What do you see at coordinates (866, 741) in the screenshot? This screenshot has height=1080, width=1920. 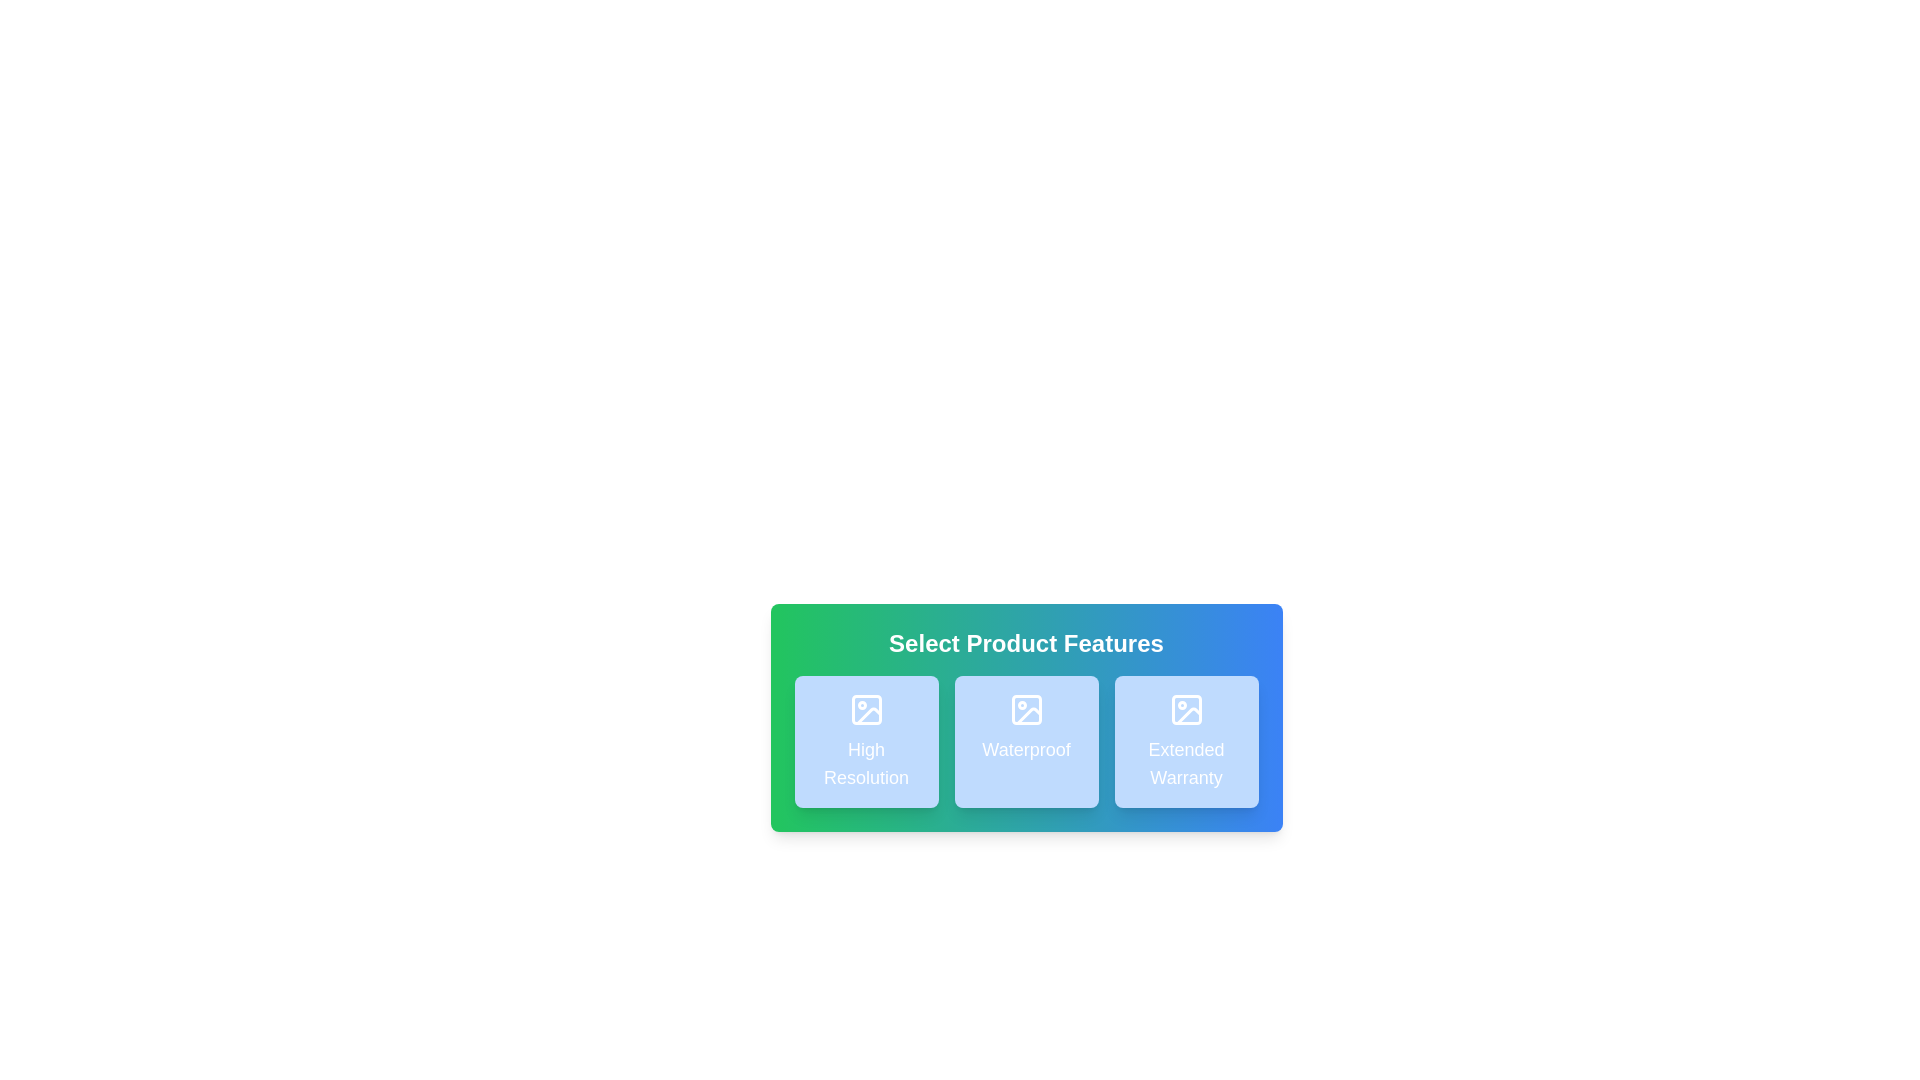 I see `the feature card labeled High Resolution` at bounding box center [866, 741].